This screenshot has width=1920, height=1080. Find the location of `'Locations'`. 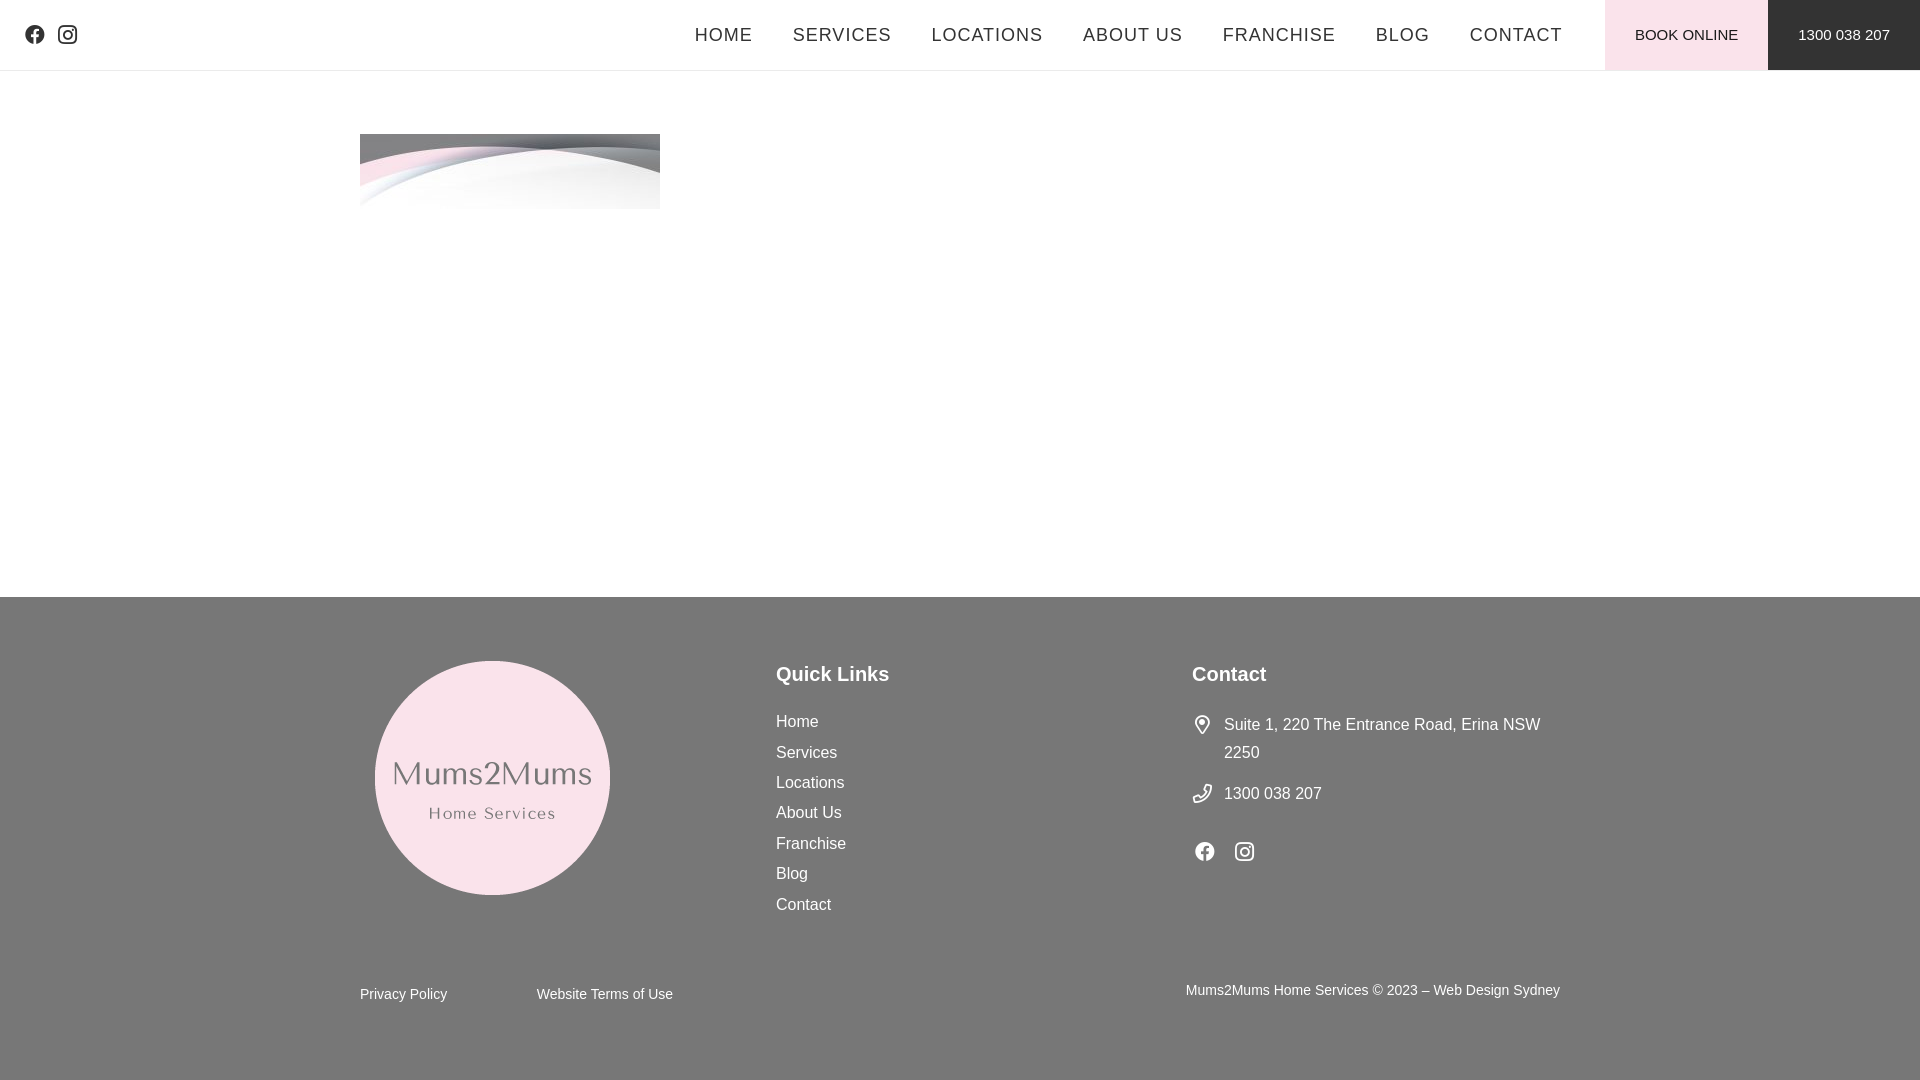

'Locations' is located at coordinates (810, 781).